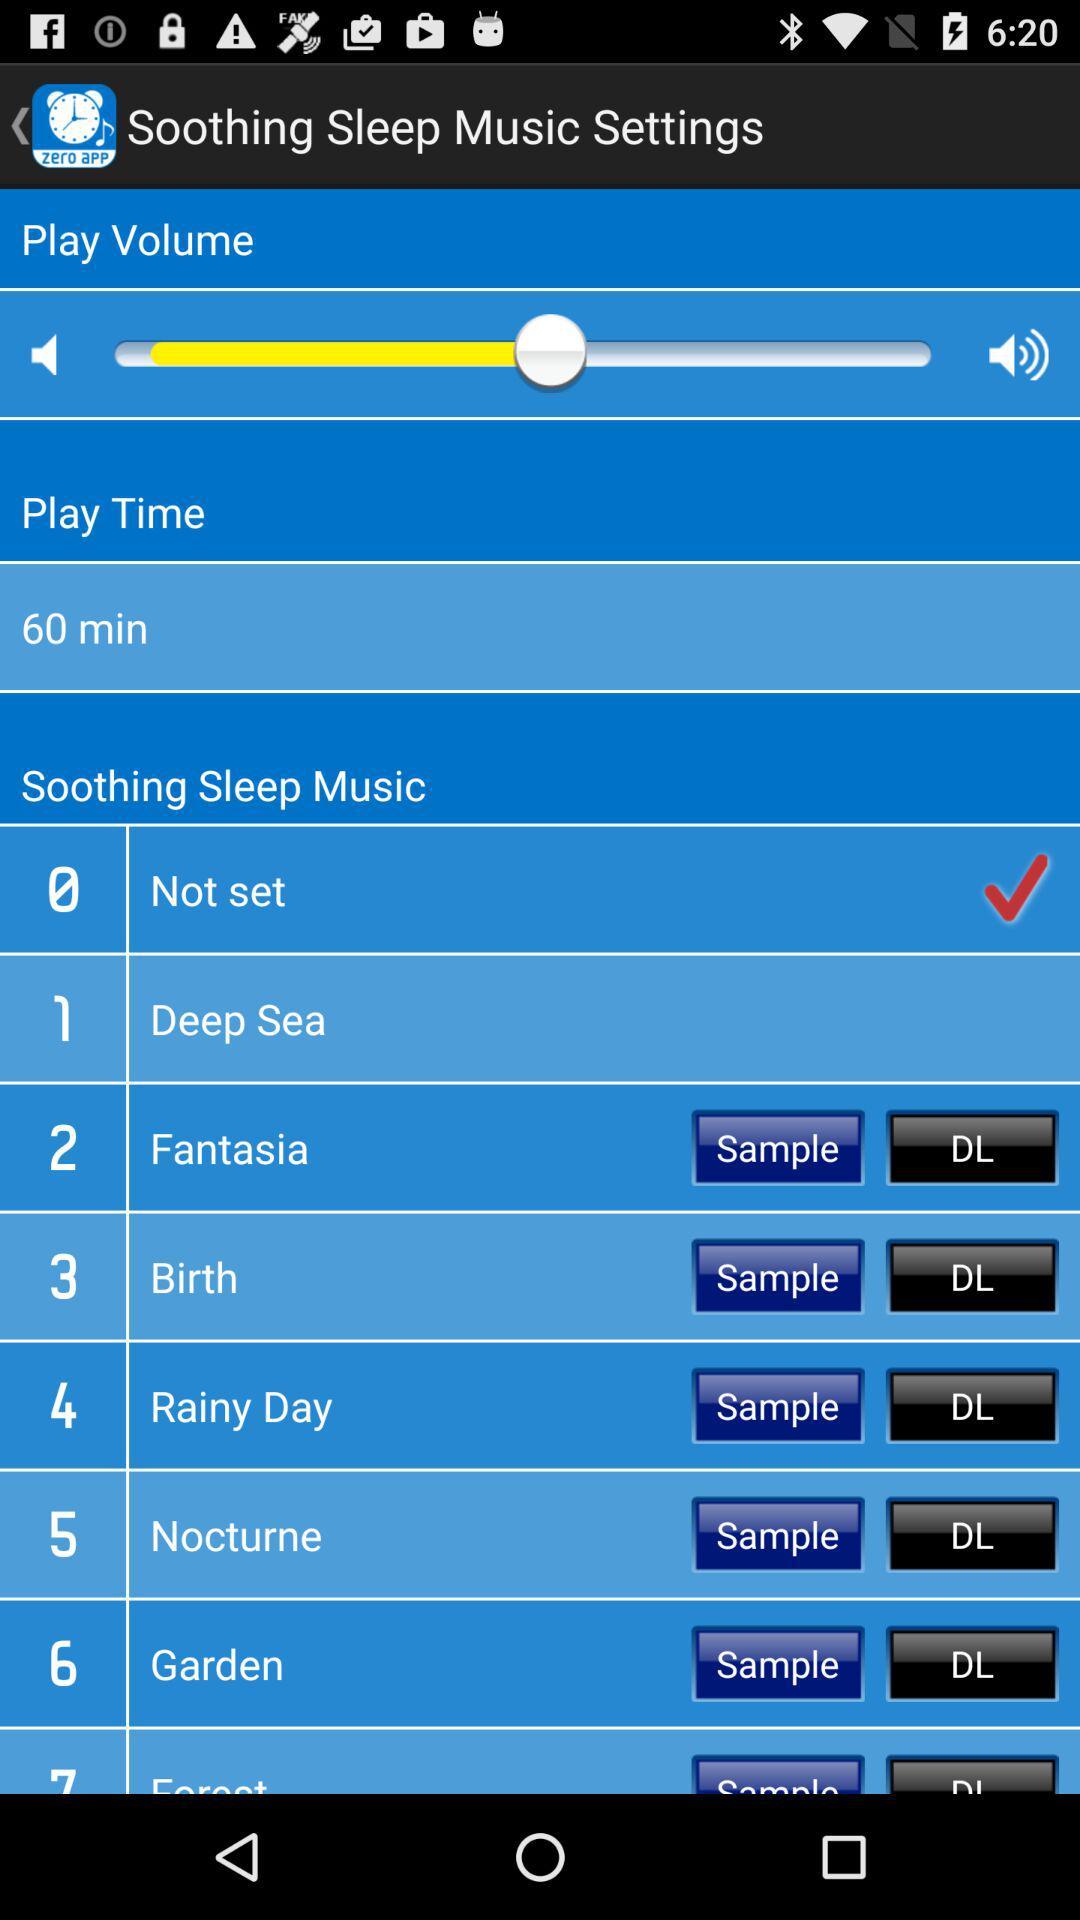 The height and width of the screenshot is (1920, 1080). I want to click on the icon to the left of the sample icon, so click(409, 1533).